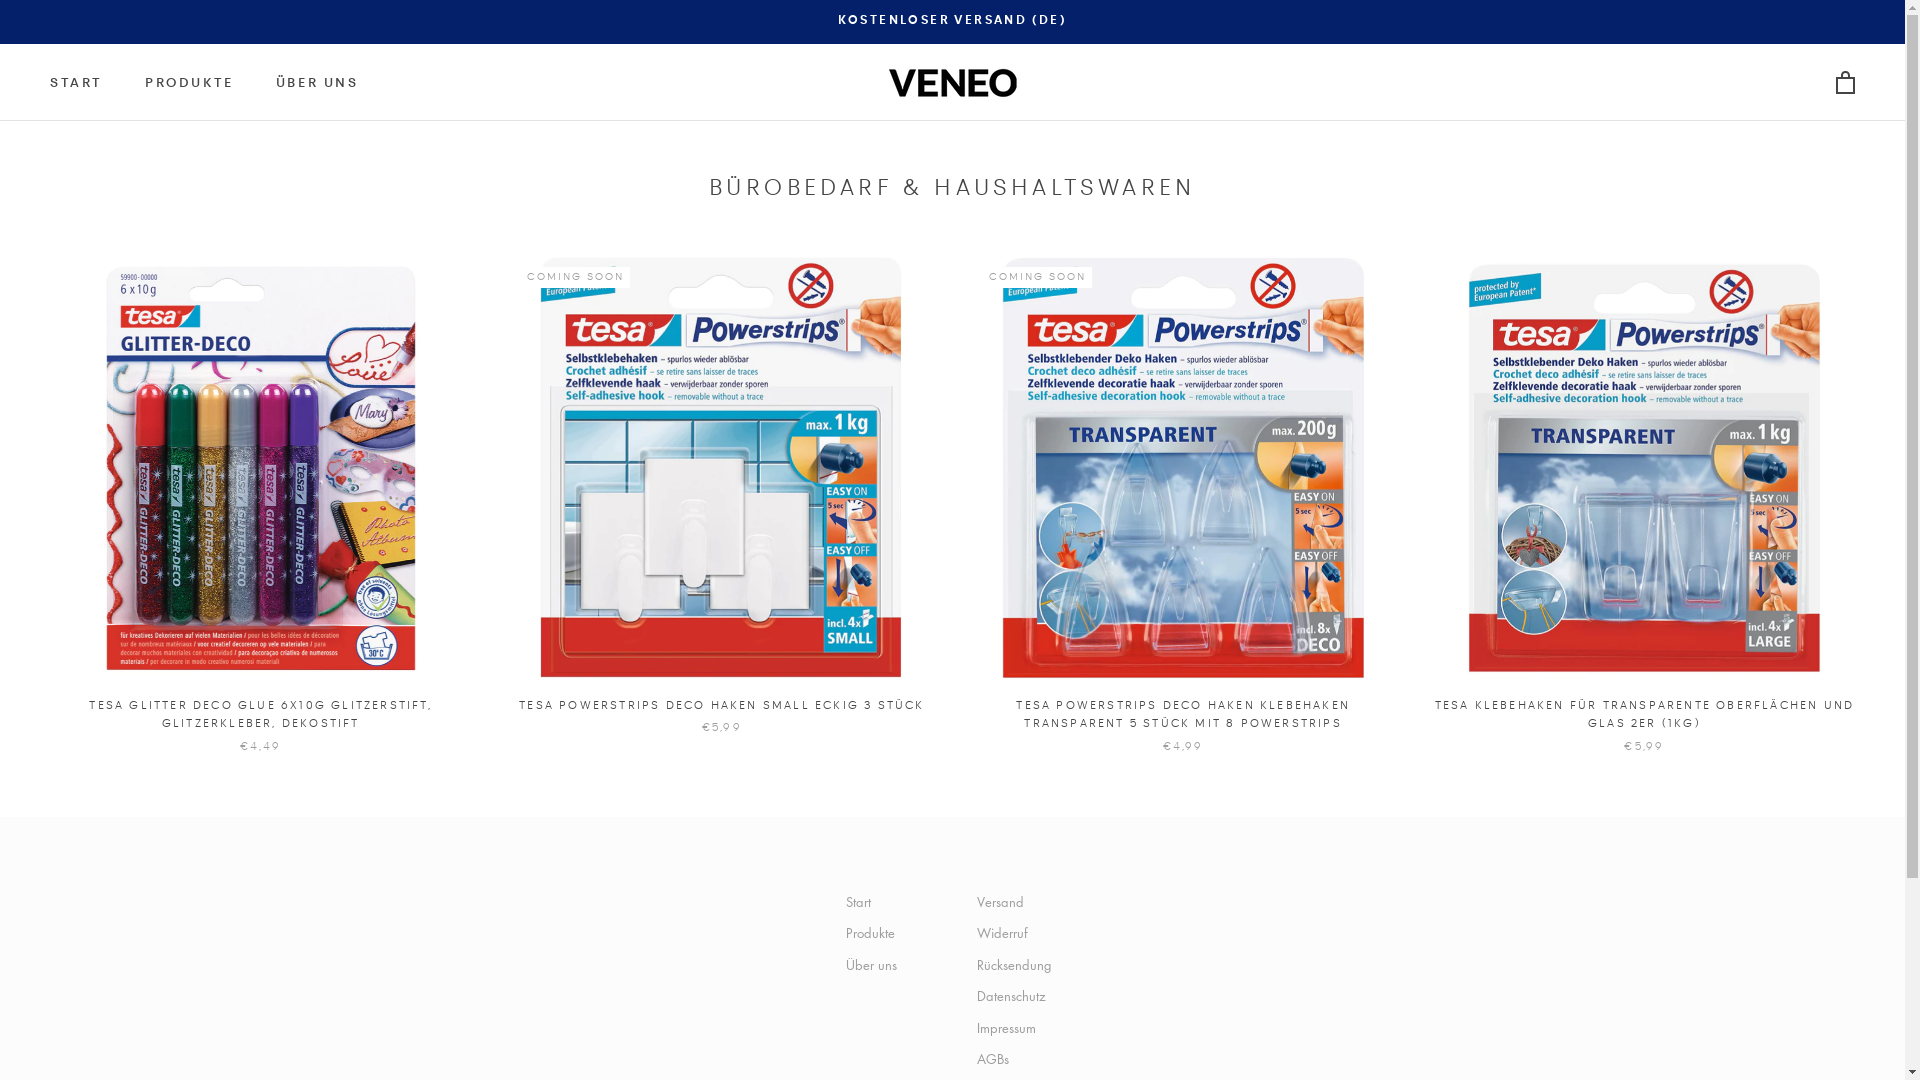  Describe the element at coordinates (975, 902) in the screenshot. I see `'Versand'` at that location.